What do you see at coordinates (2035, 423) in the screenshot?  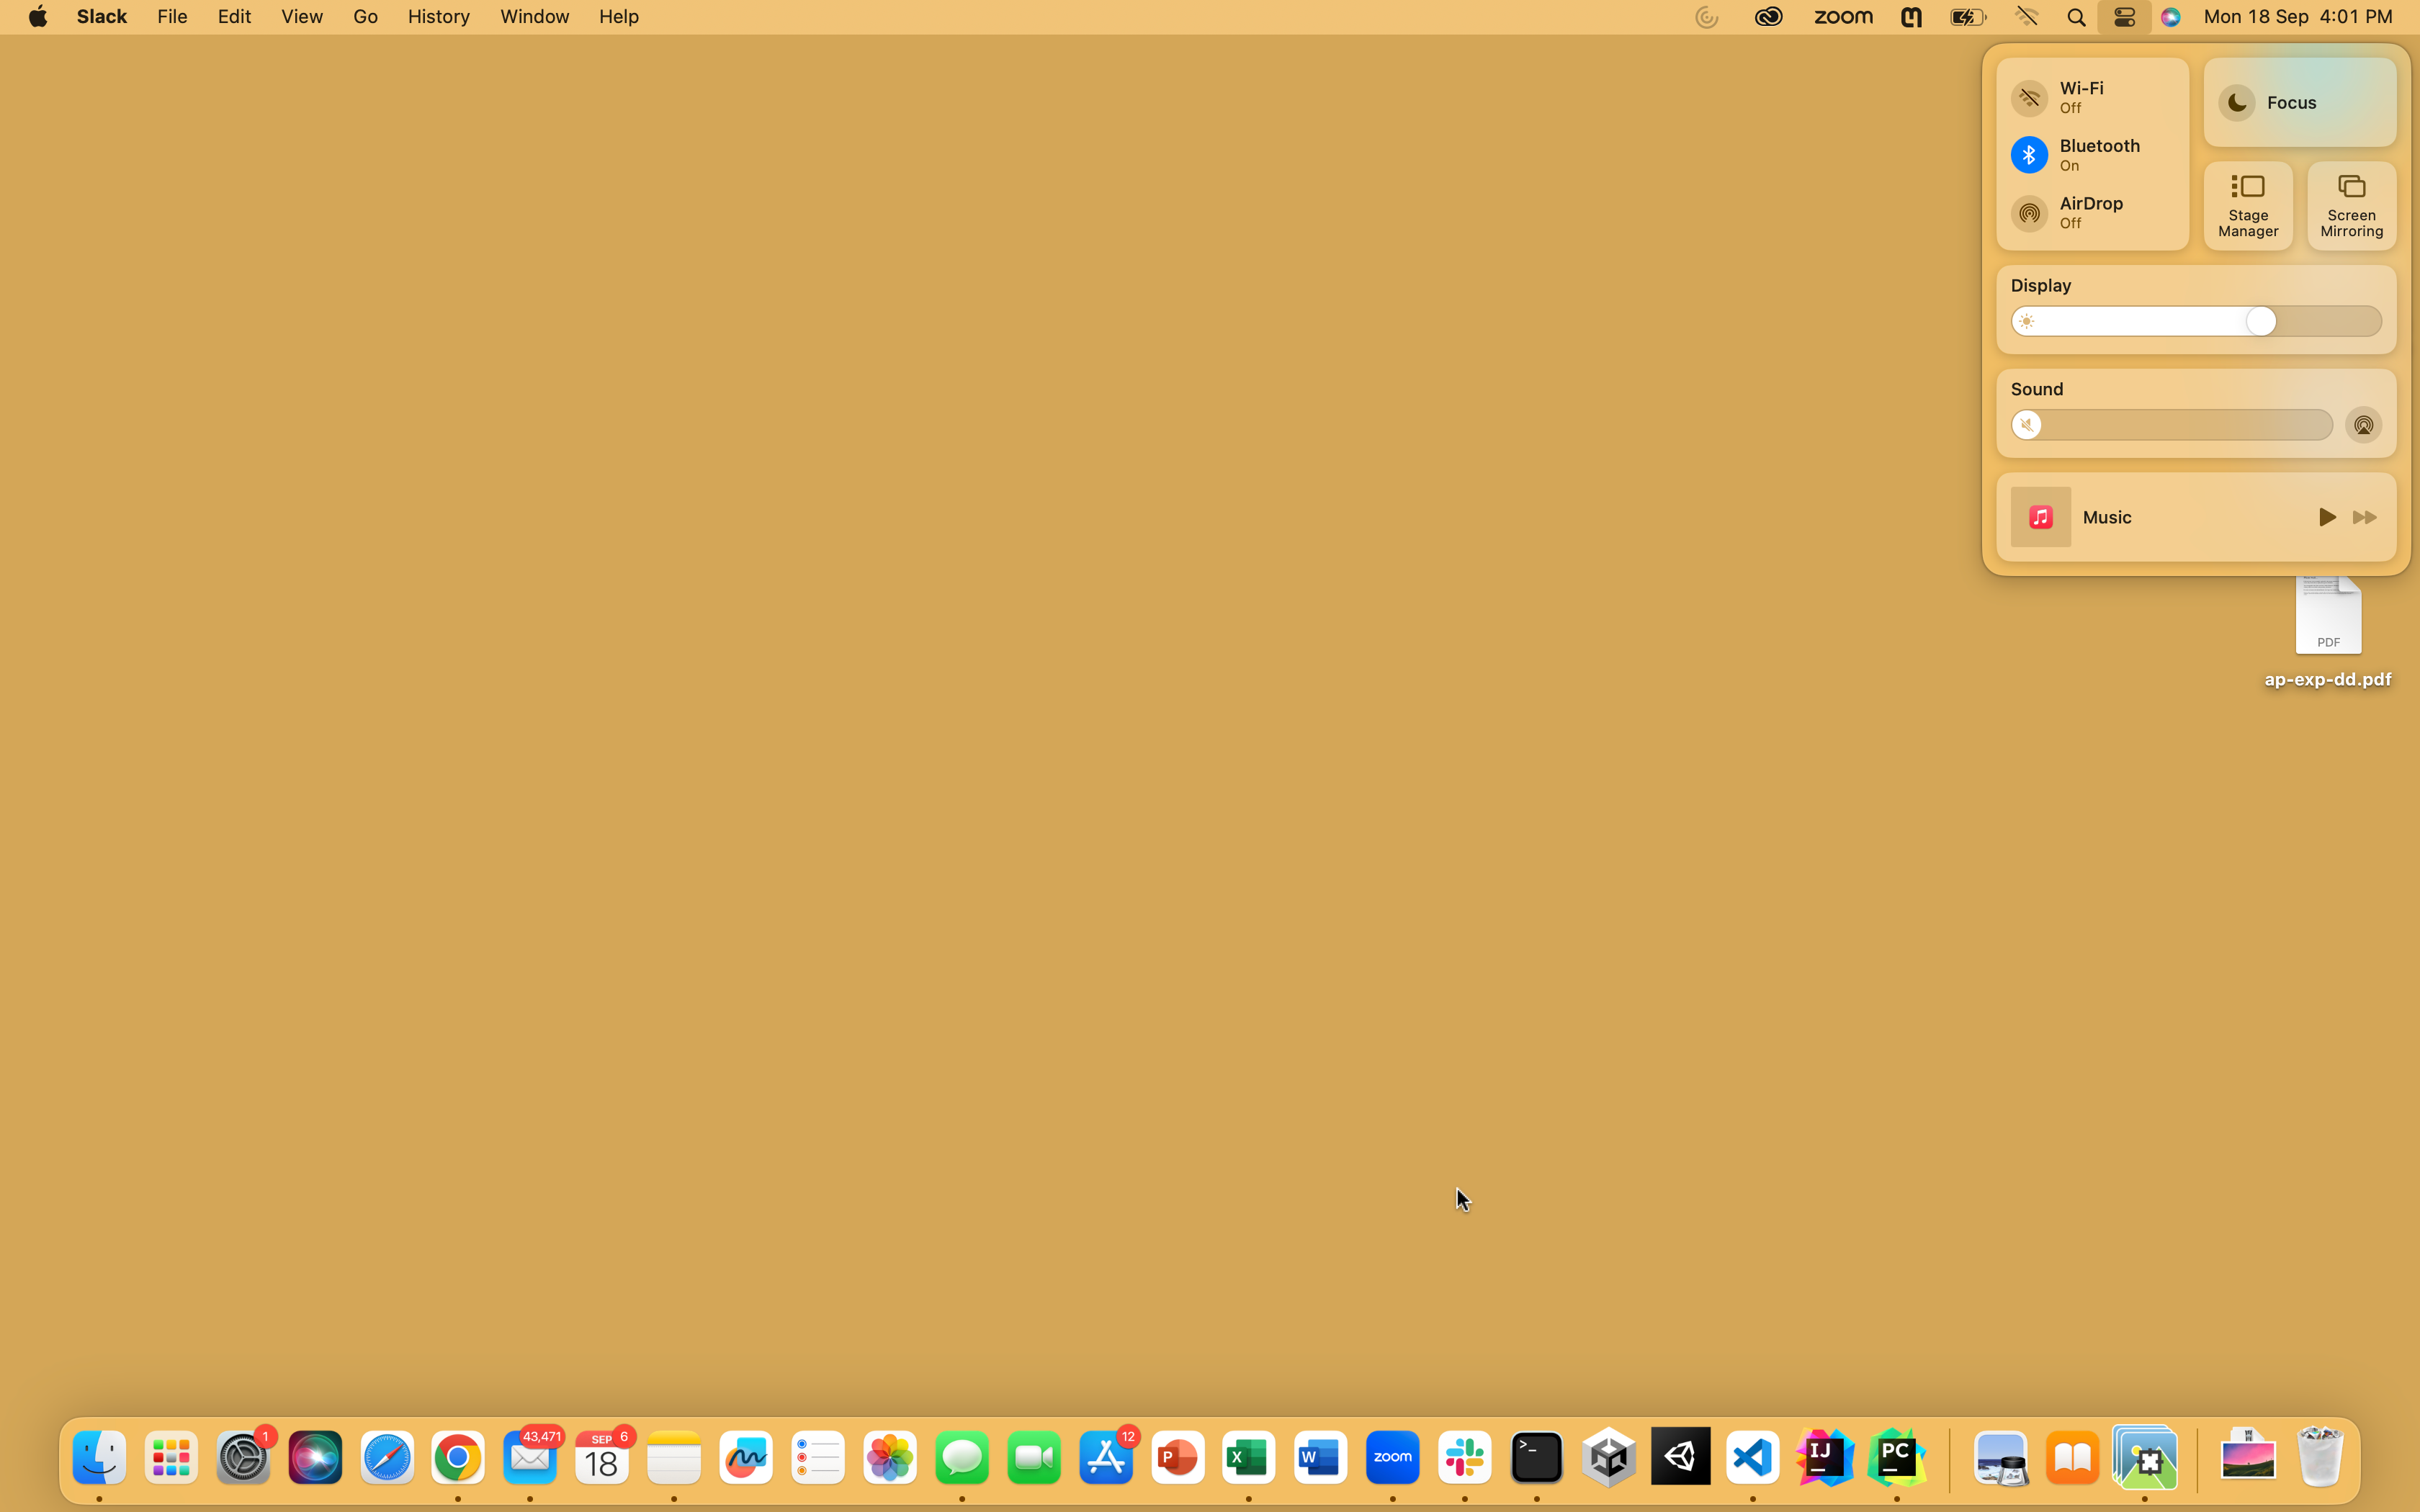 I see `Turn down the audio` at bounding box center [2035, 423].